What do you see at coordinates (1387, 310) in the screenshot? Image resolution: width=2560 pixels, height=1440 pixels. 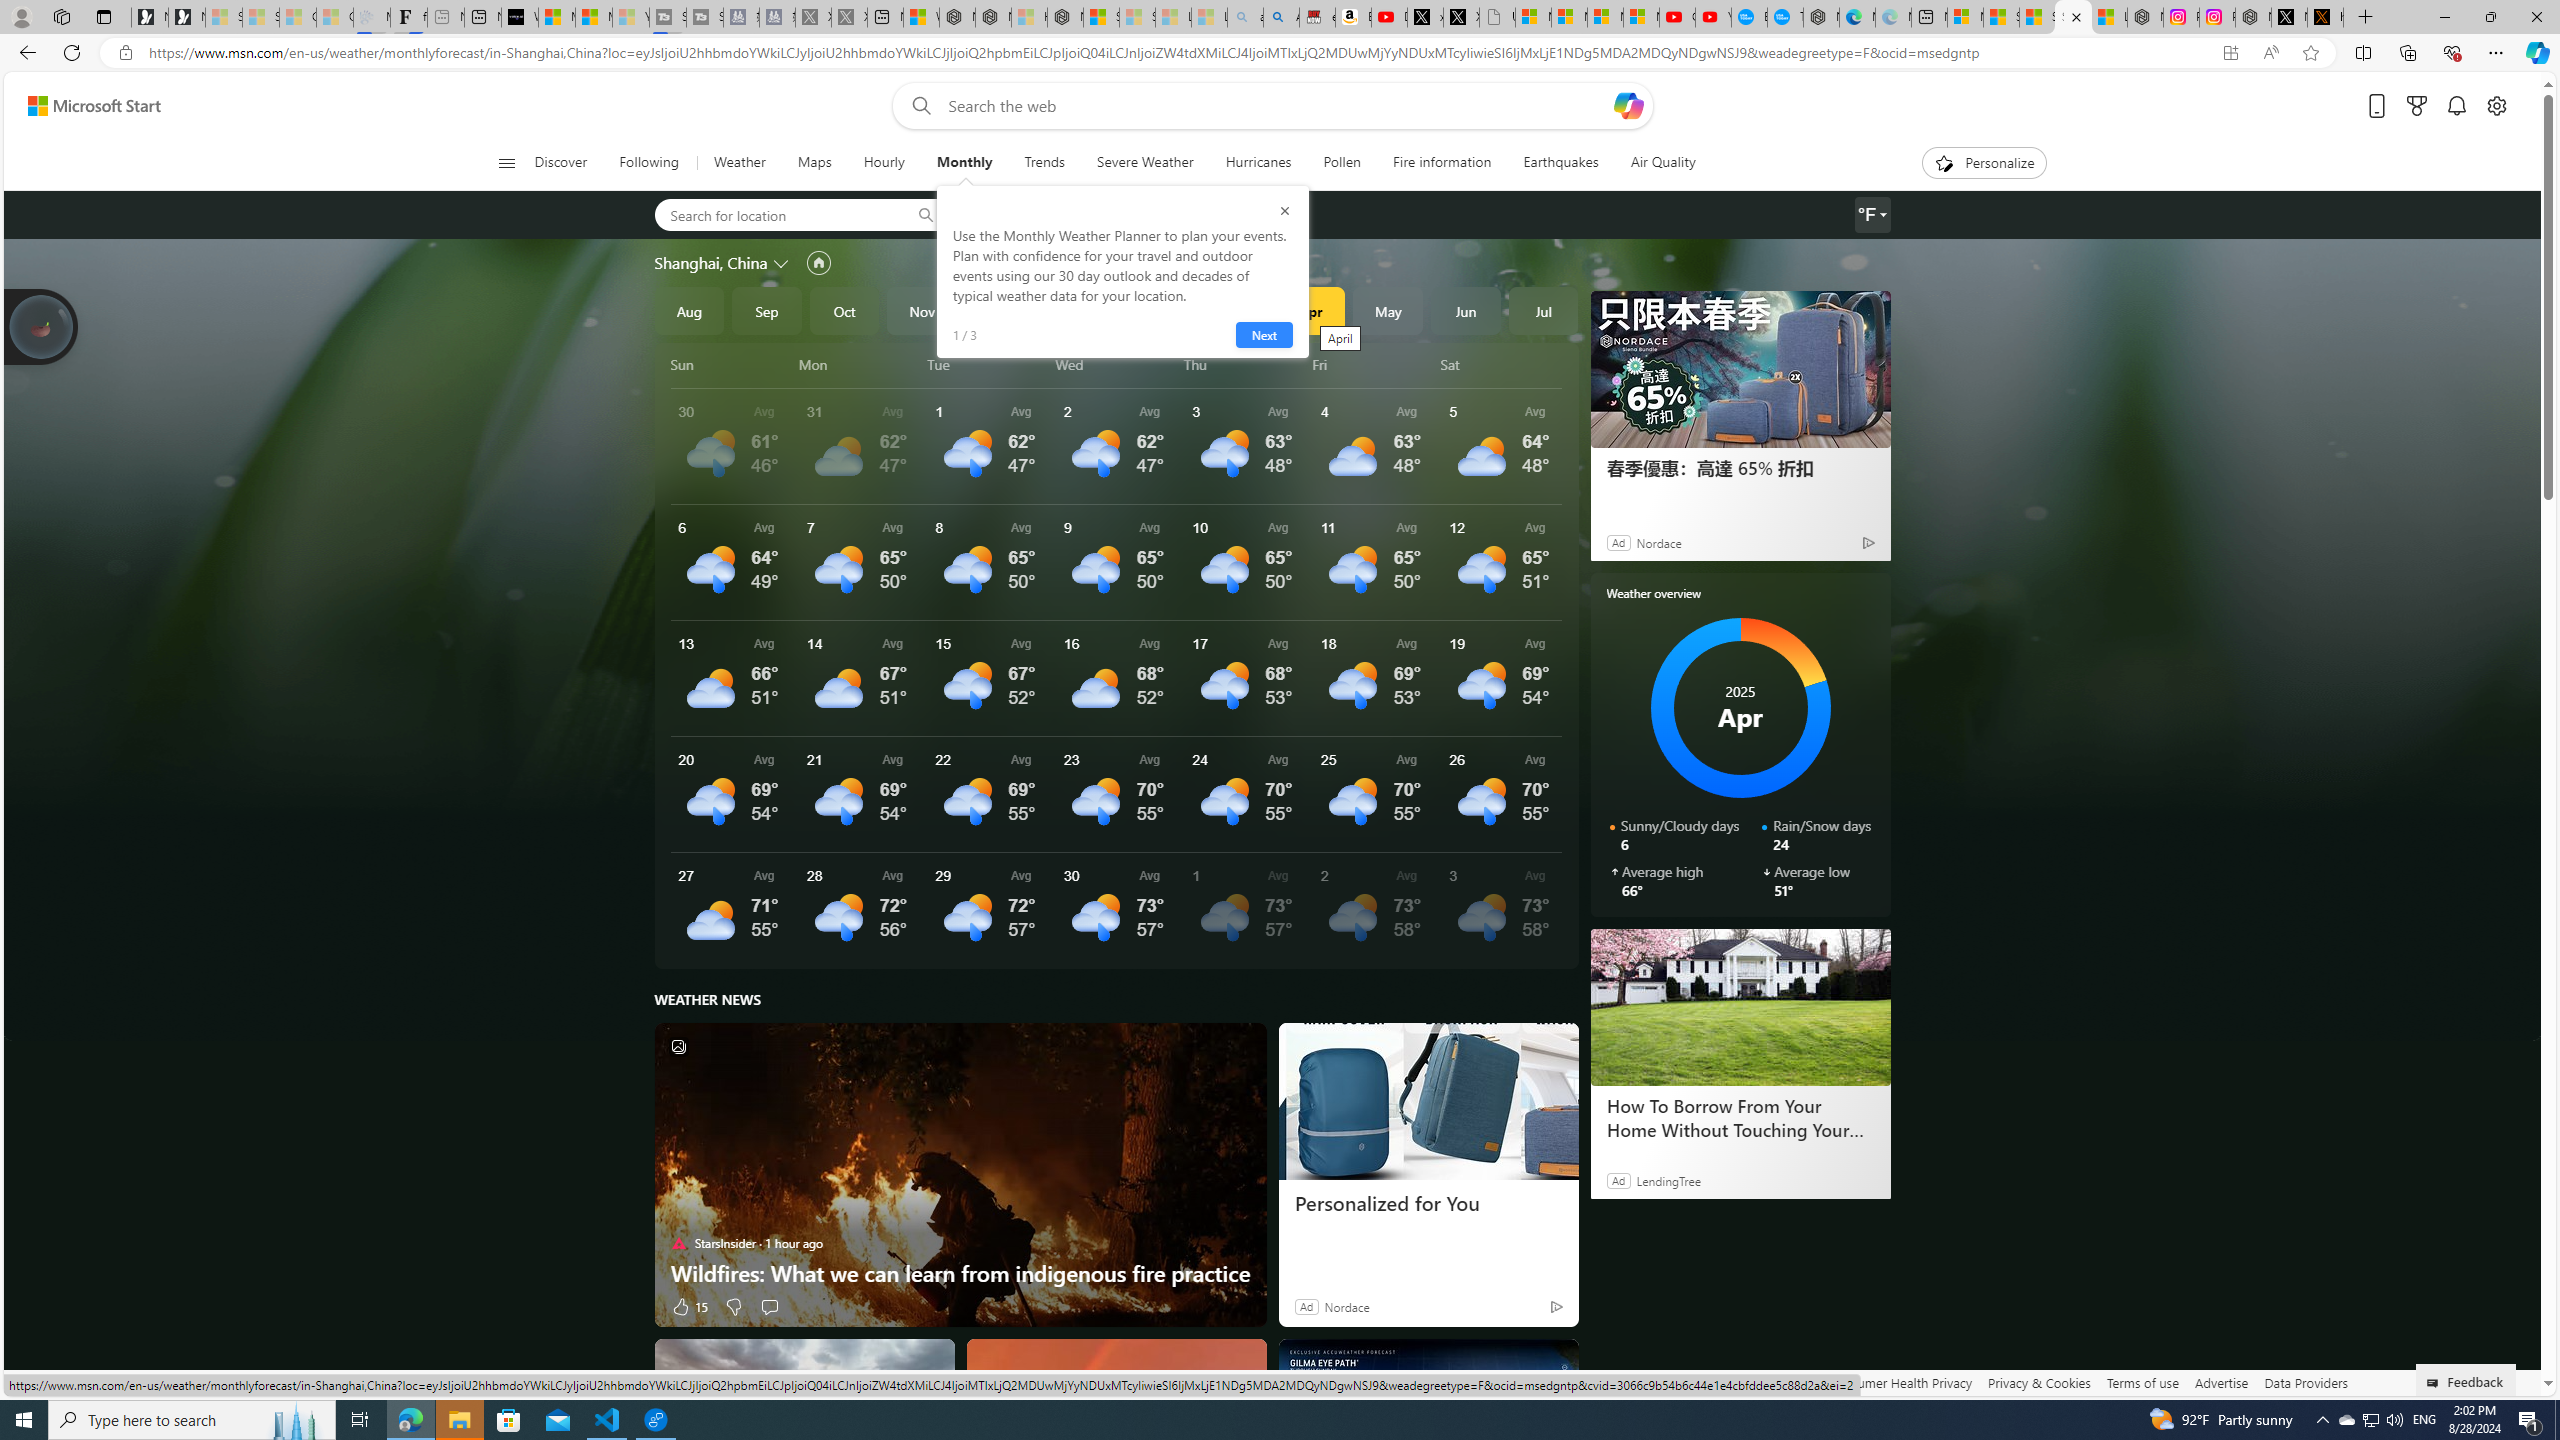 I see `'May'` at bounding box center [1387, 310].